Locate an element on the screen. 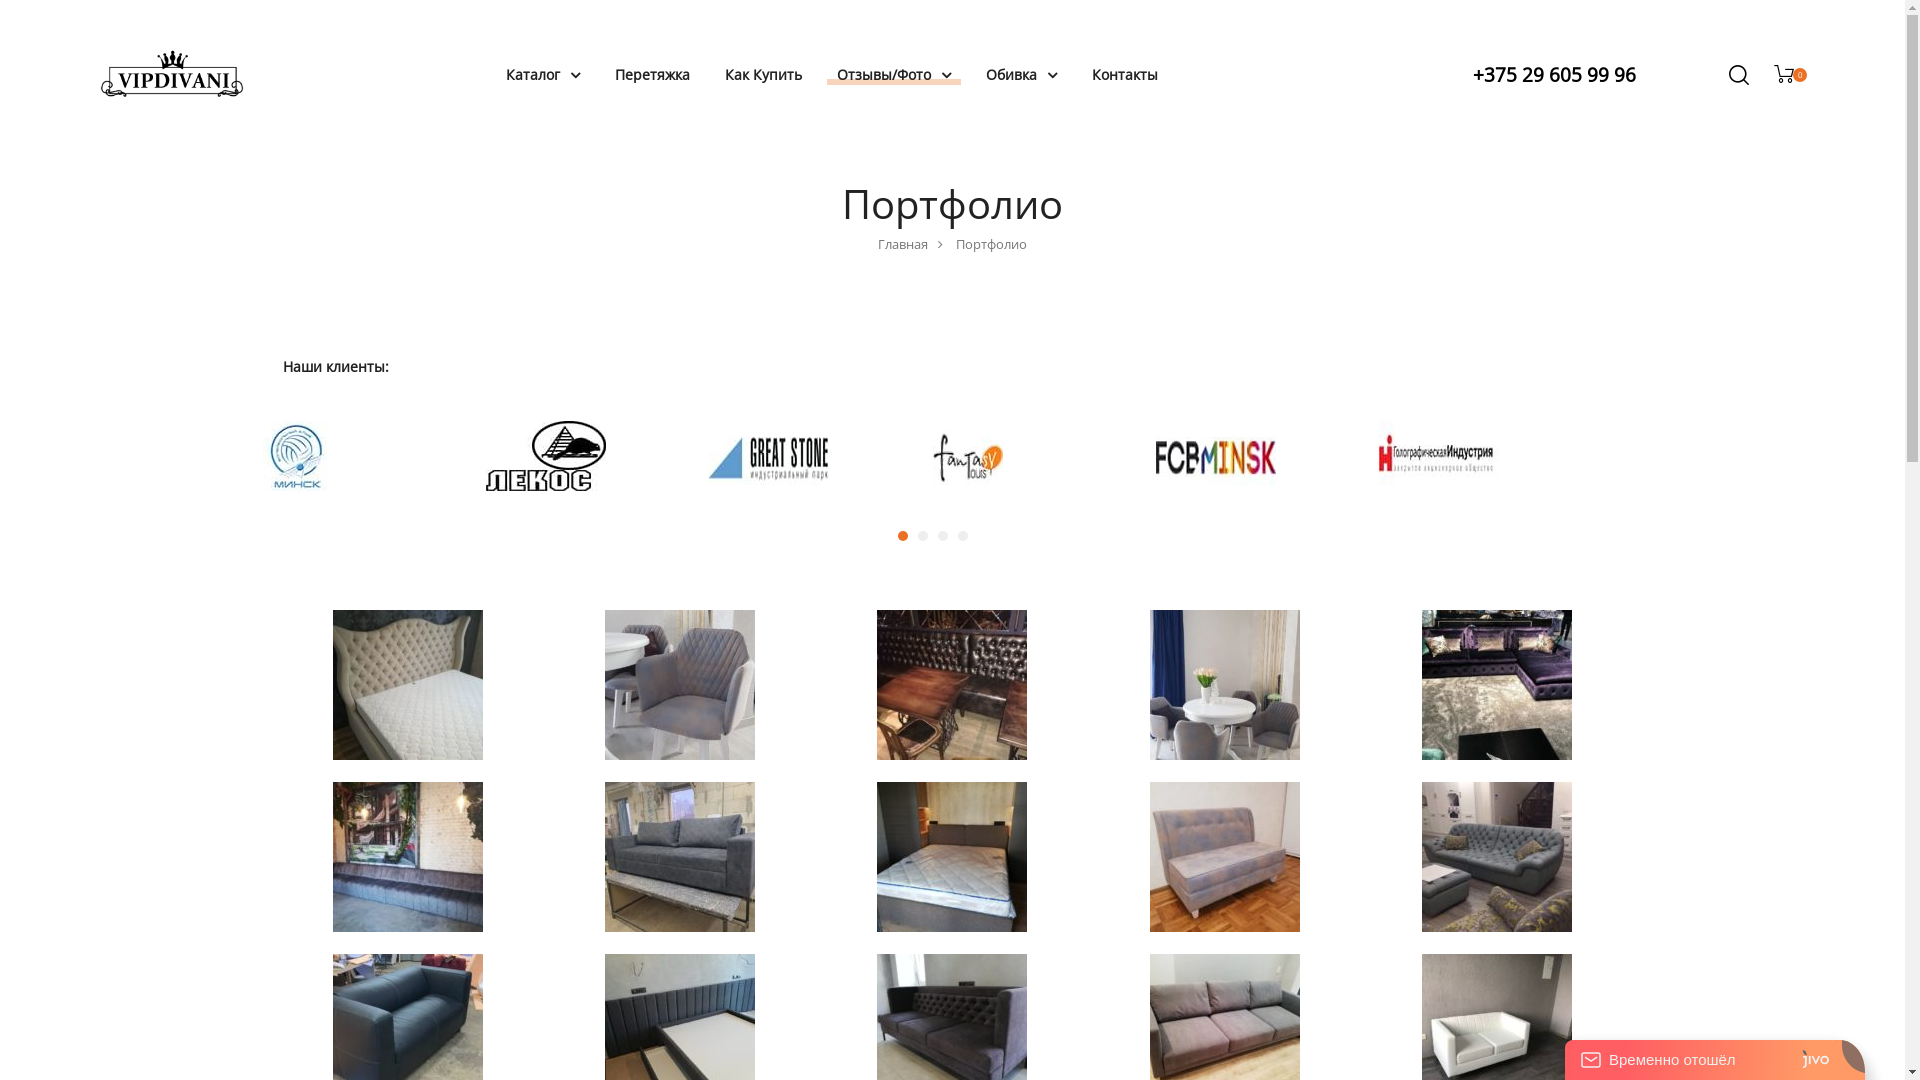 This screenshot has width=1920, height=1080. '0' is located at coordinates (1790, 74).